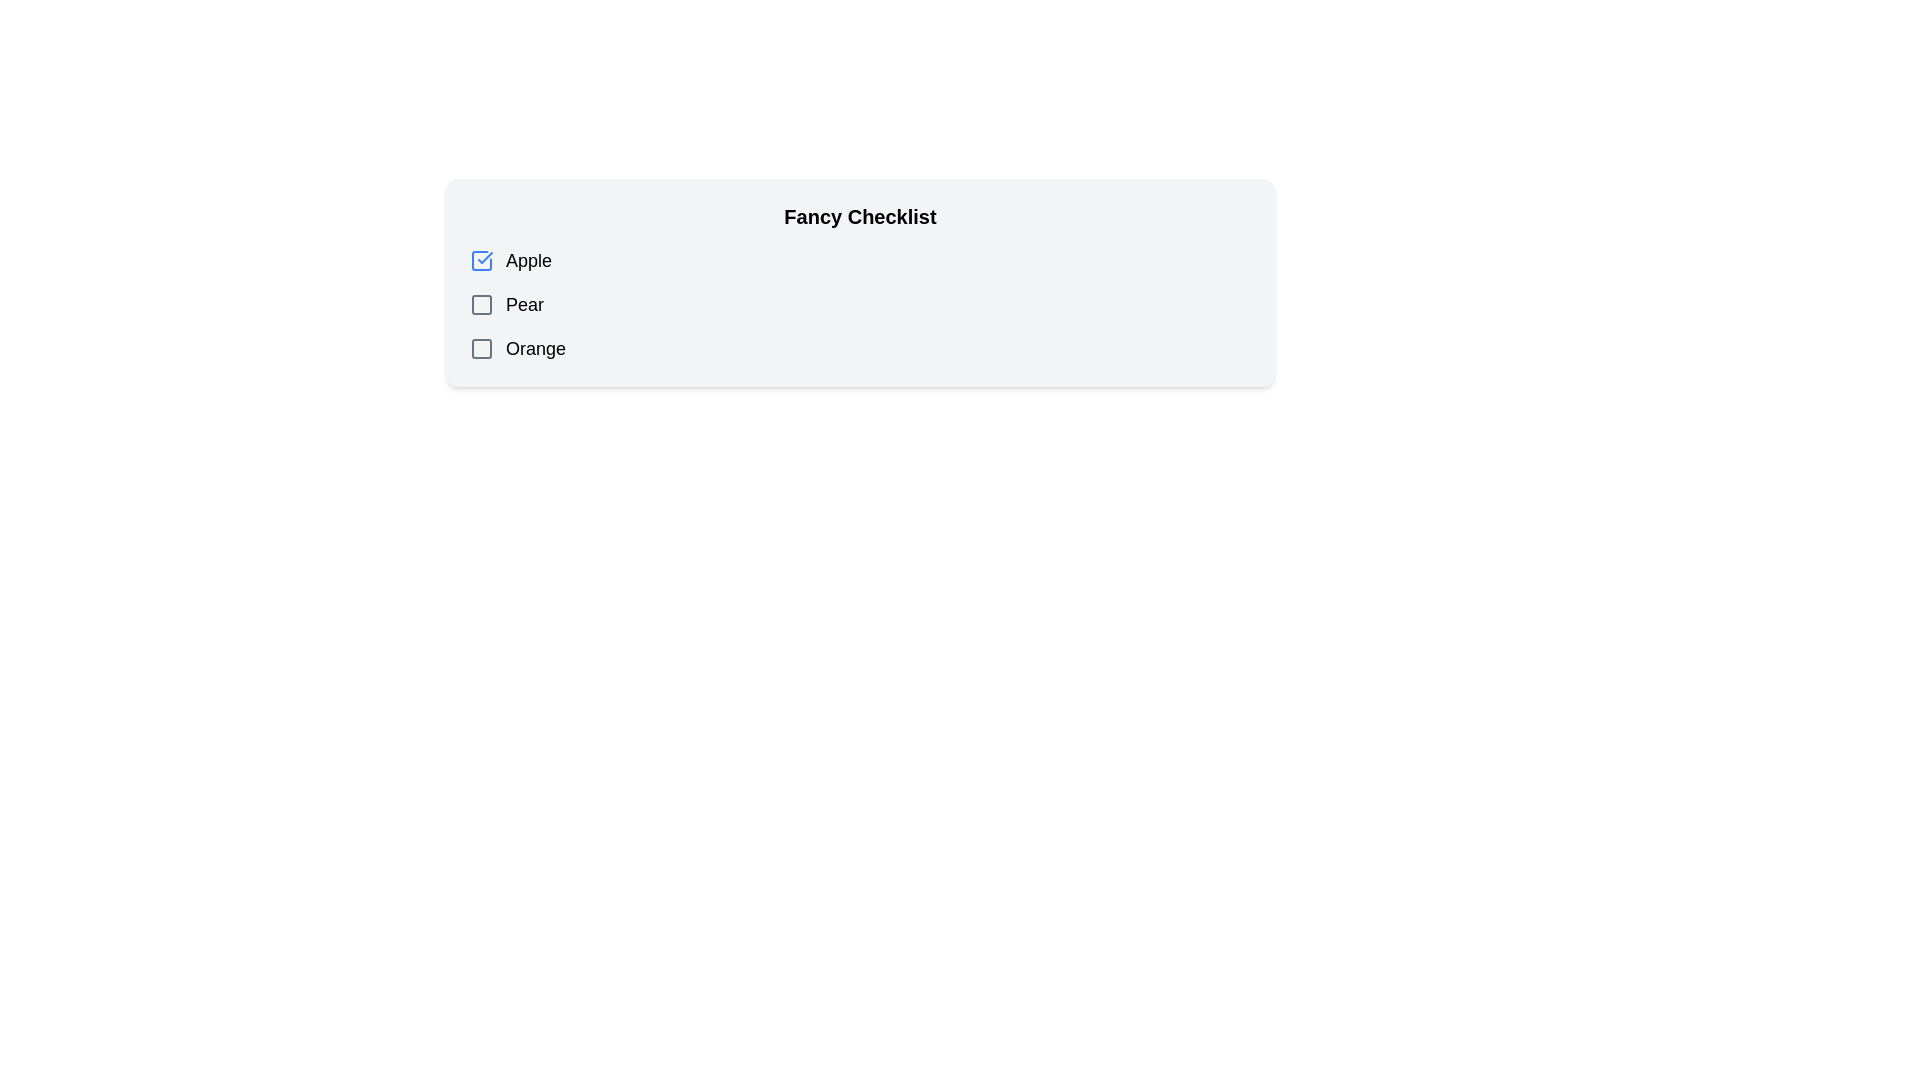 The width and height of the screenshot is (1920, 1080). Describe the element at coordinates (481, 304) in the screenshot. I see `the checkbox for the item 'Pear' in the 'Fancy Checklist' to receive potential visual feedback` at that location.